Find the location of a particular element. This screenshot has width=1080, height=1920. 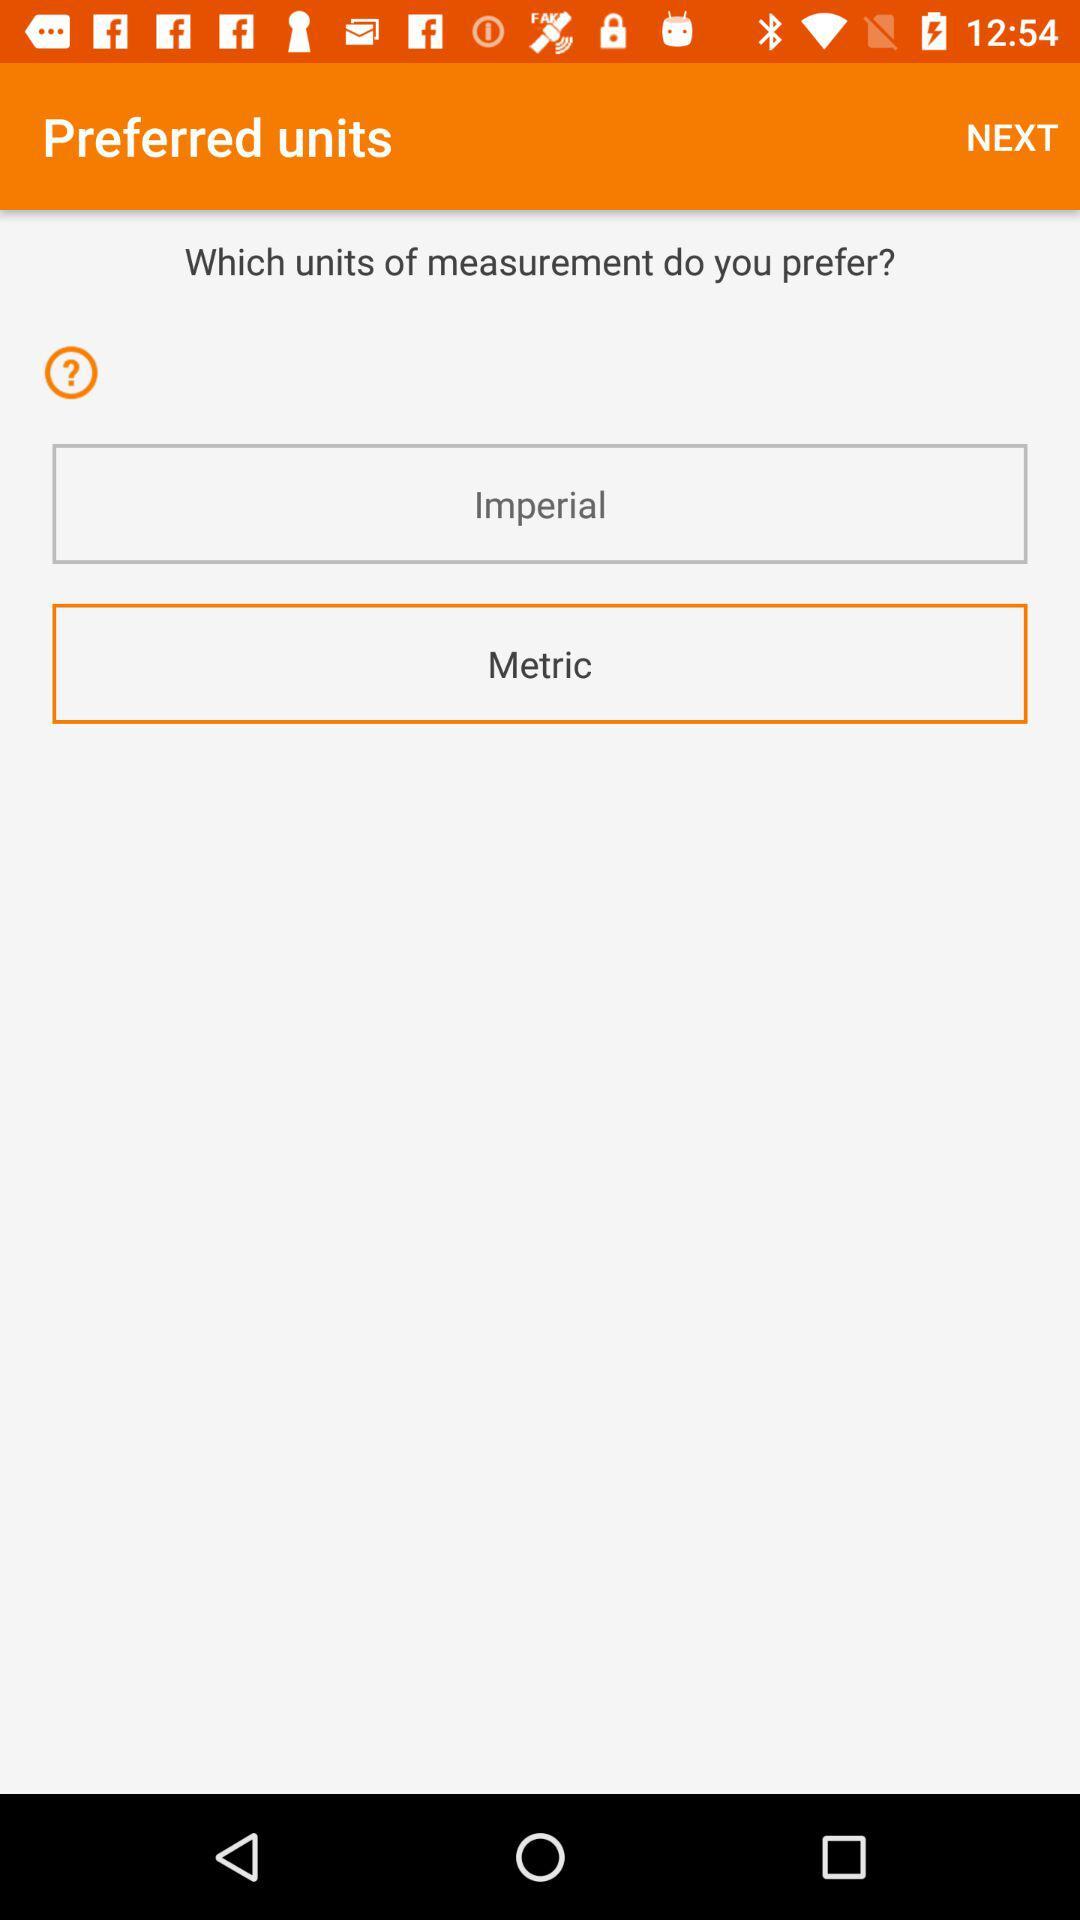

icon above the imperial item is located at coordinates (76, 385).